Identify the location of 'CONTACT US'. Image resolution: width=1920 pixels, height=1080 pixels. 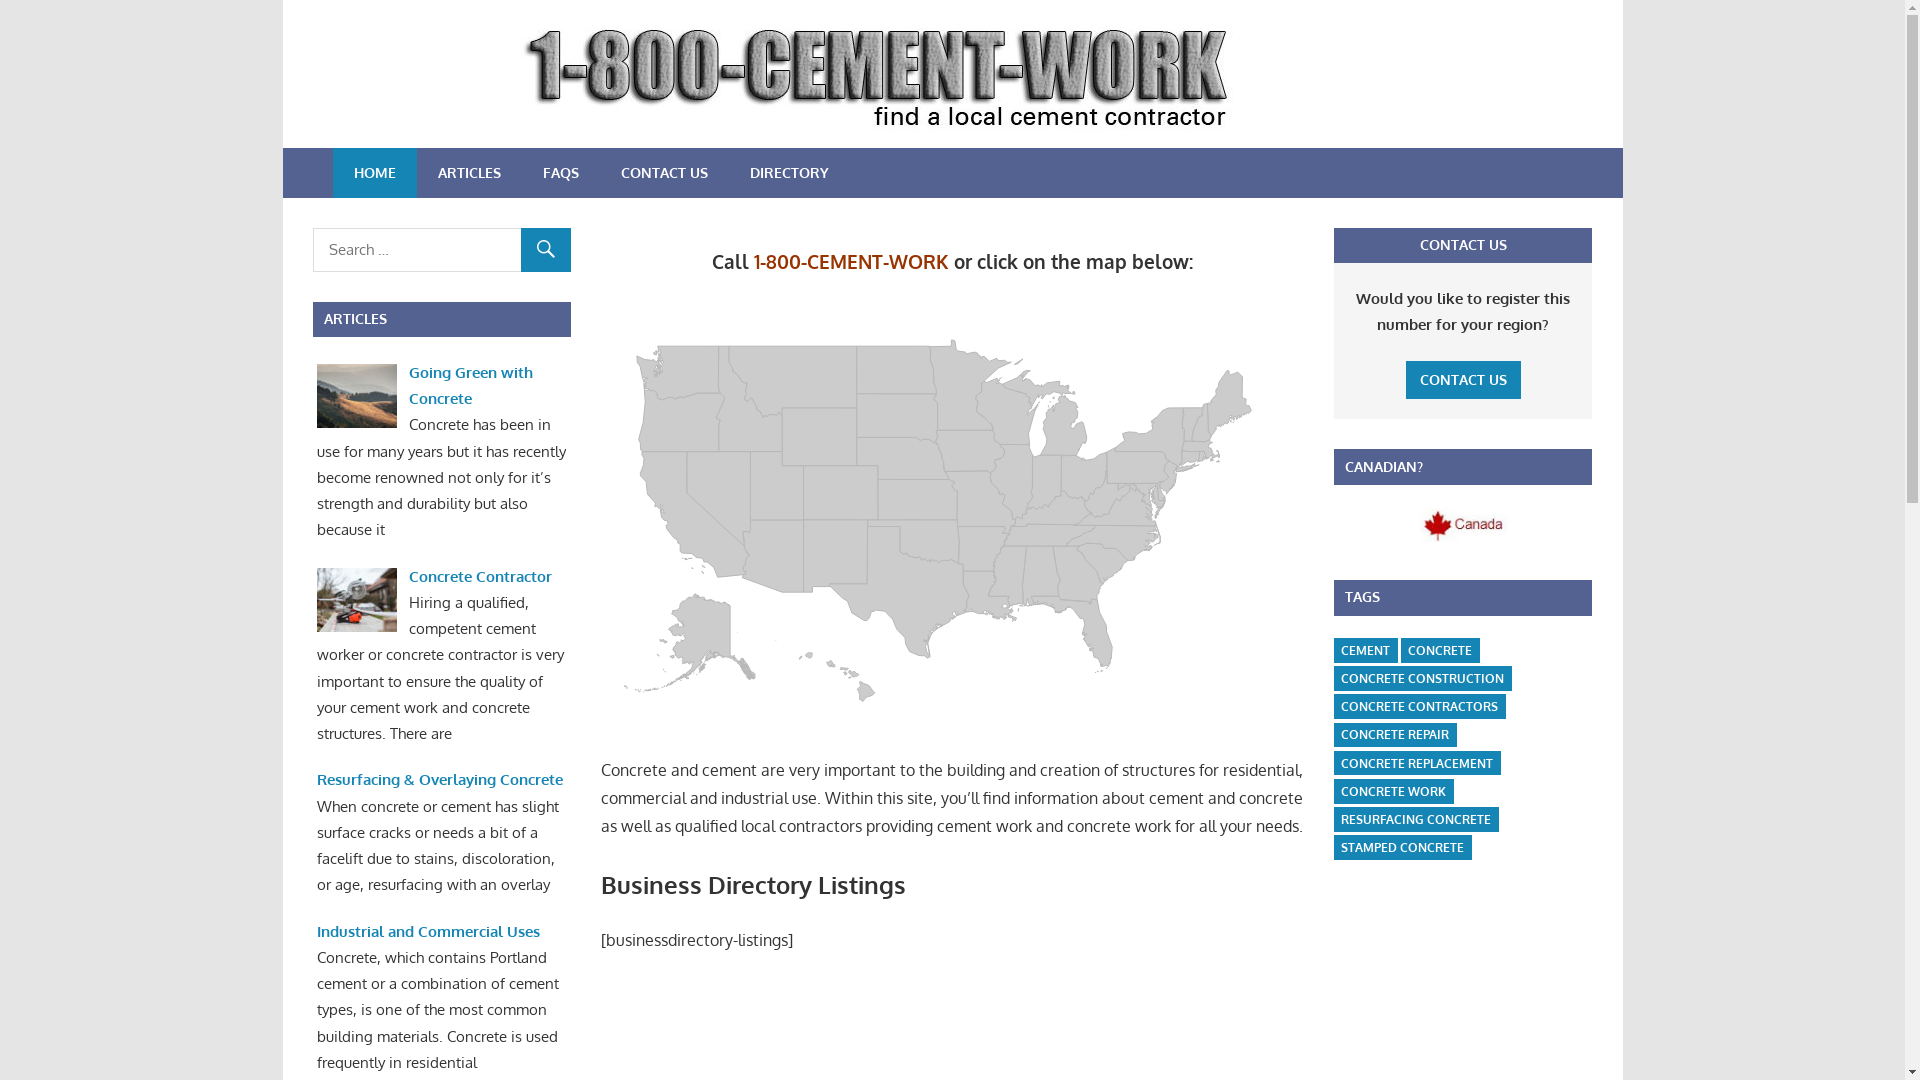
(1463, 380).